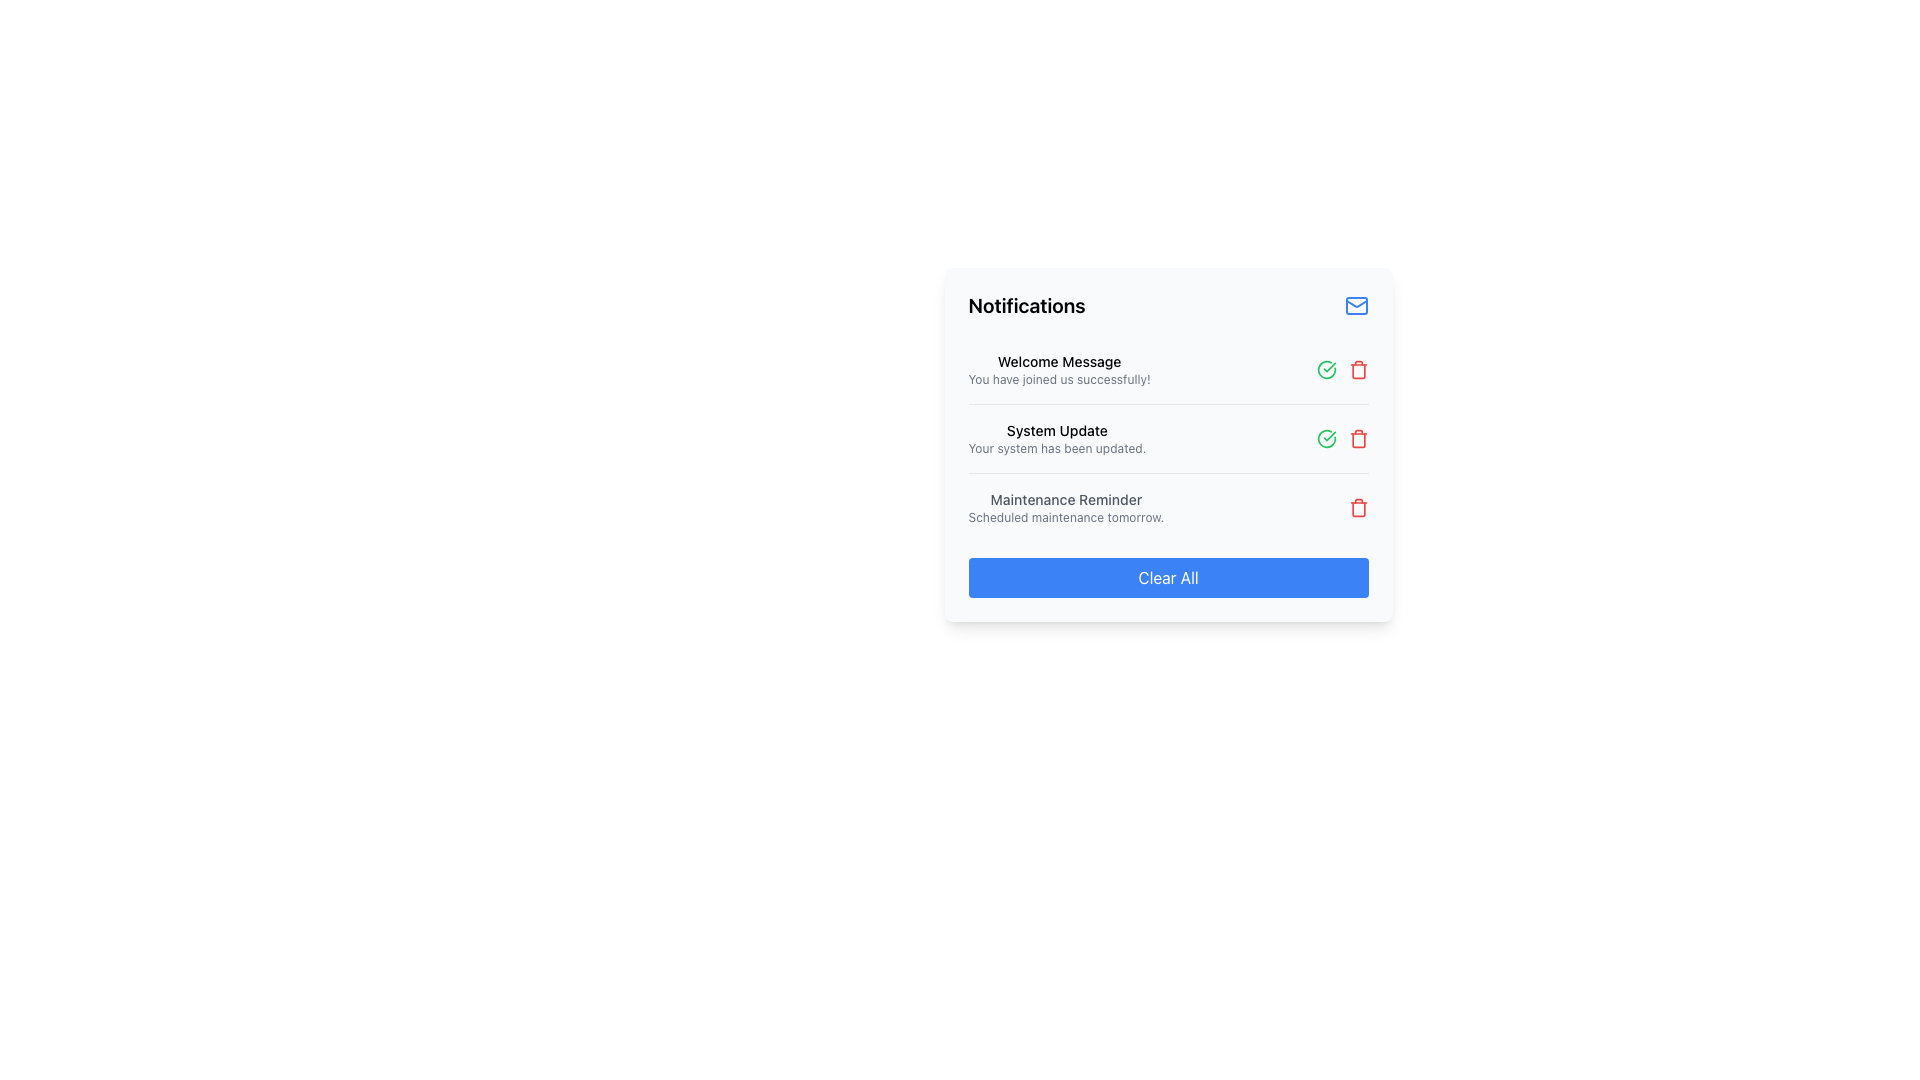 Image resolution: width=1920 pixels, height=1080 pixels. What do you see at coordinates (1168, 506) in the screenshot?
I see `announcement from the third notification card in the notifications list, located between the 'System Update' notification and the 'Clear All' button` at bounding box center [1168, 506].